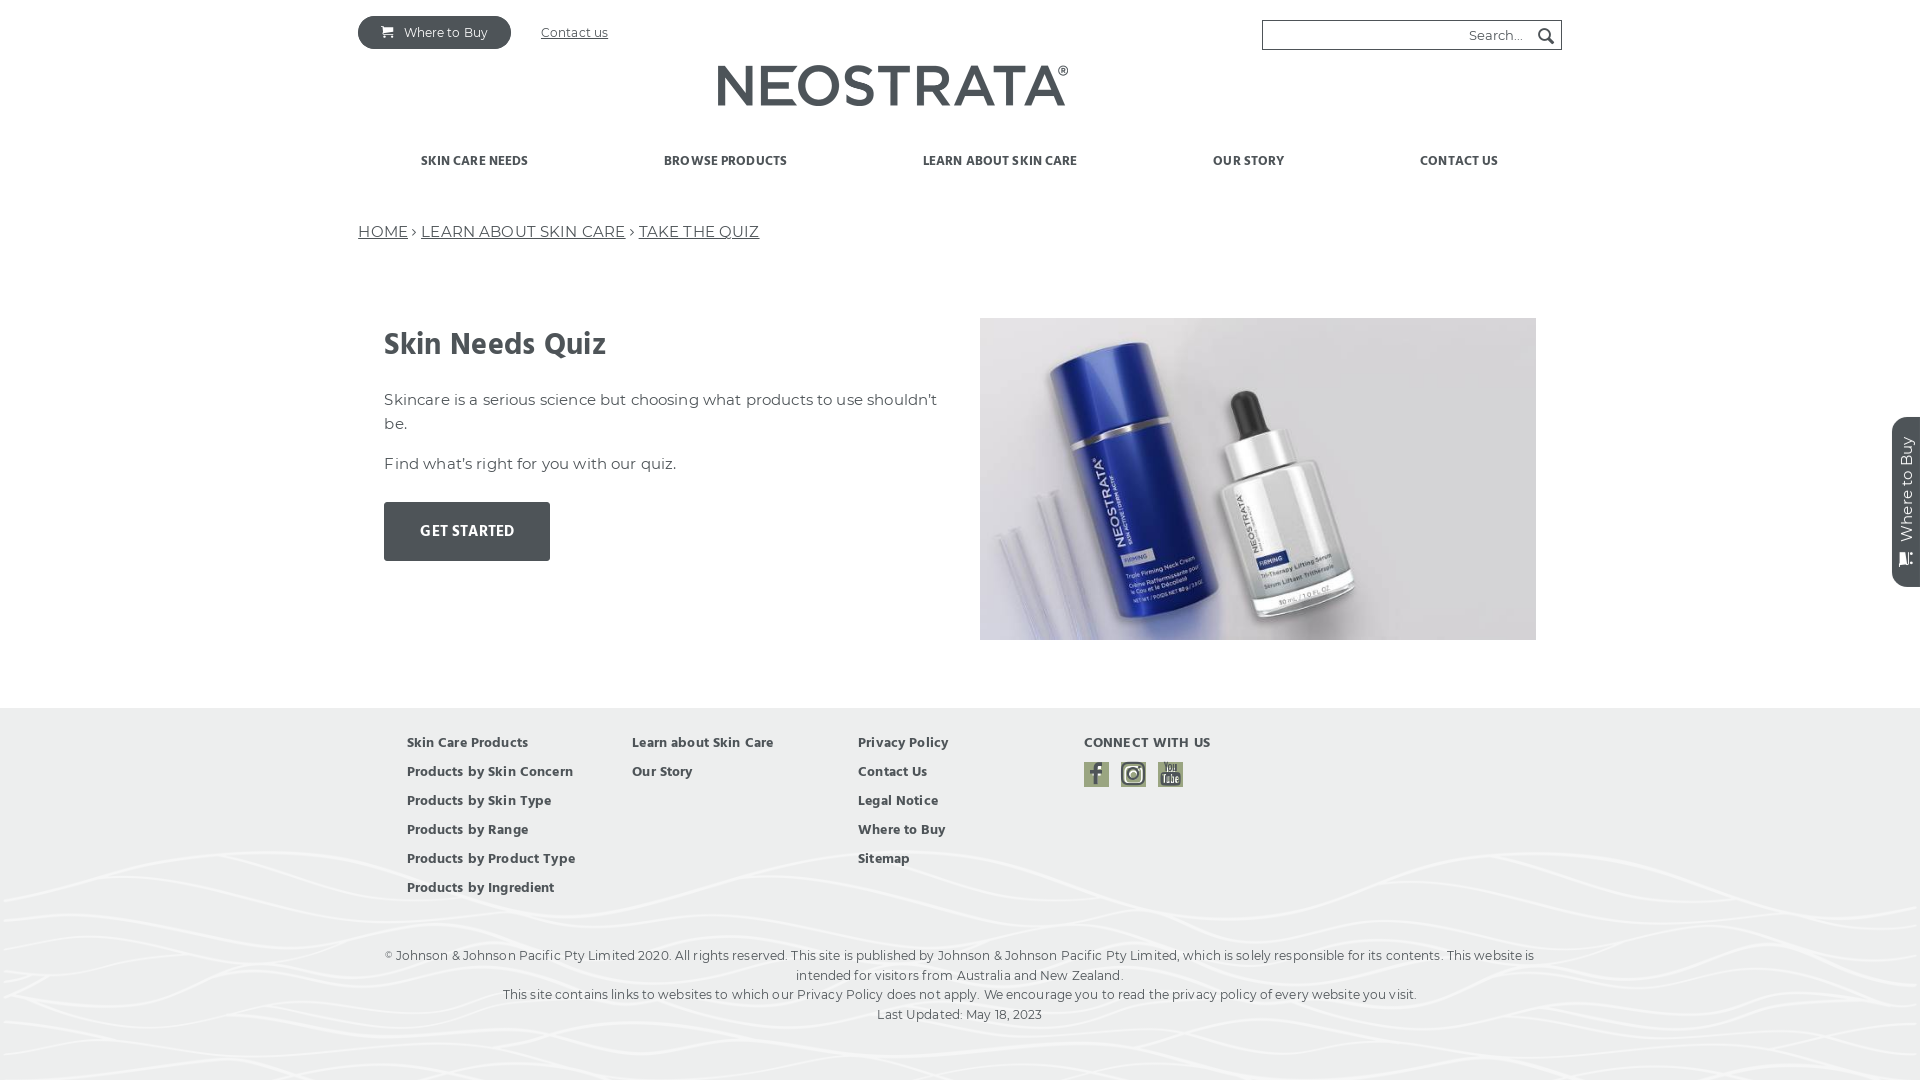 The image size is (1920, 1080). Describe the element at coordinates (858, 800) in the screenshot. I see `'Legal Notice'` at that location.